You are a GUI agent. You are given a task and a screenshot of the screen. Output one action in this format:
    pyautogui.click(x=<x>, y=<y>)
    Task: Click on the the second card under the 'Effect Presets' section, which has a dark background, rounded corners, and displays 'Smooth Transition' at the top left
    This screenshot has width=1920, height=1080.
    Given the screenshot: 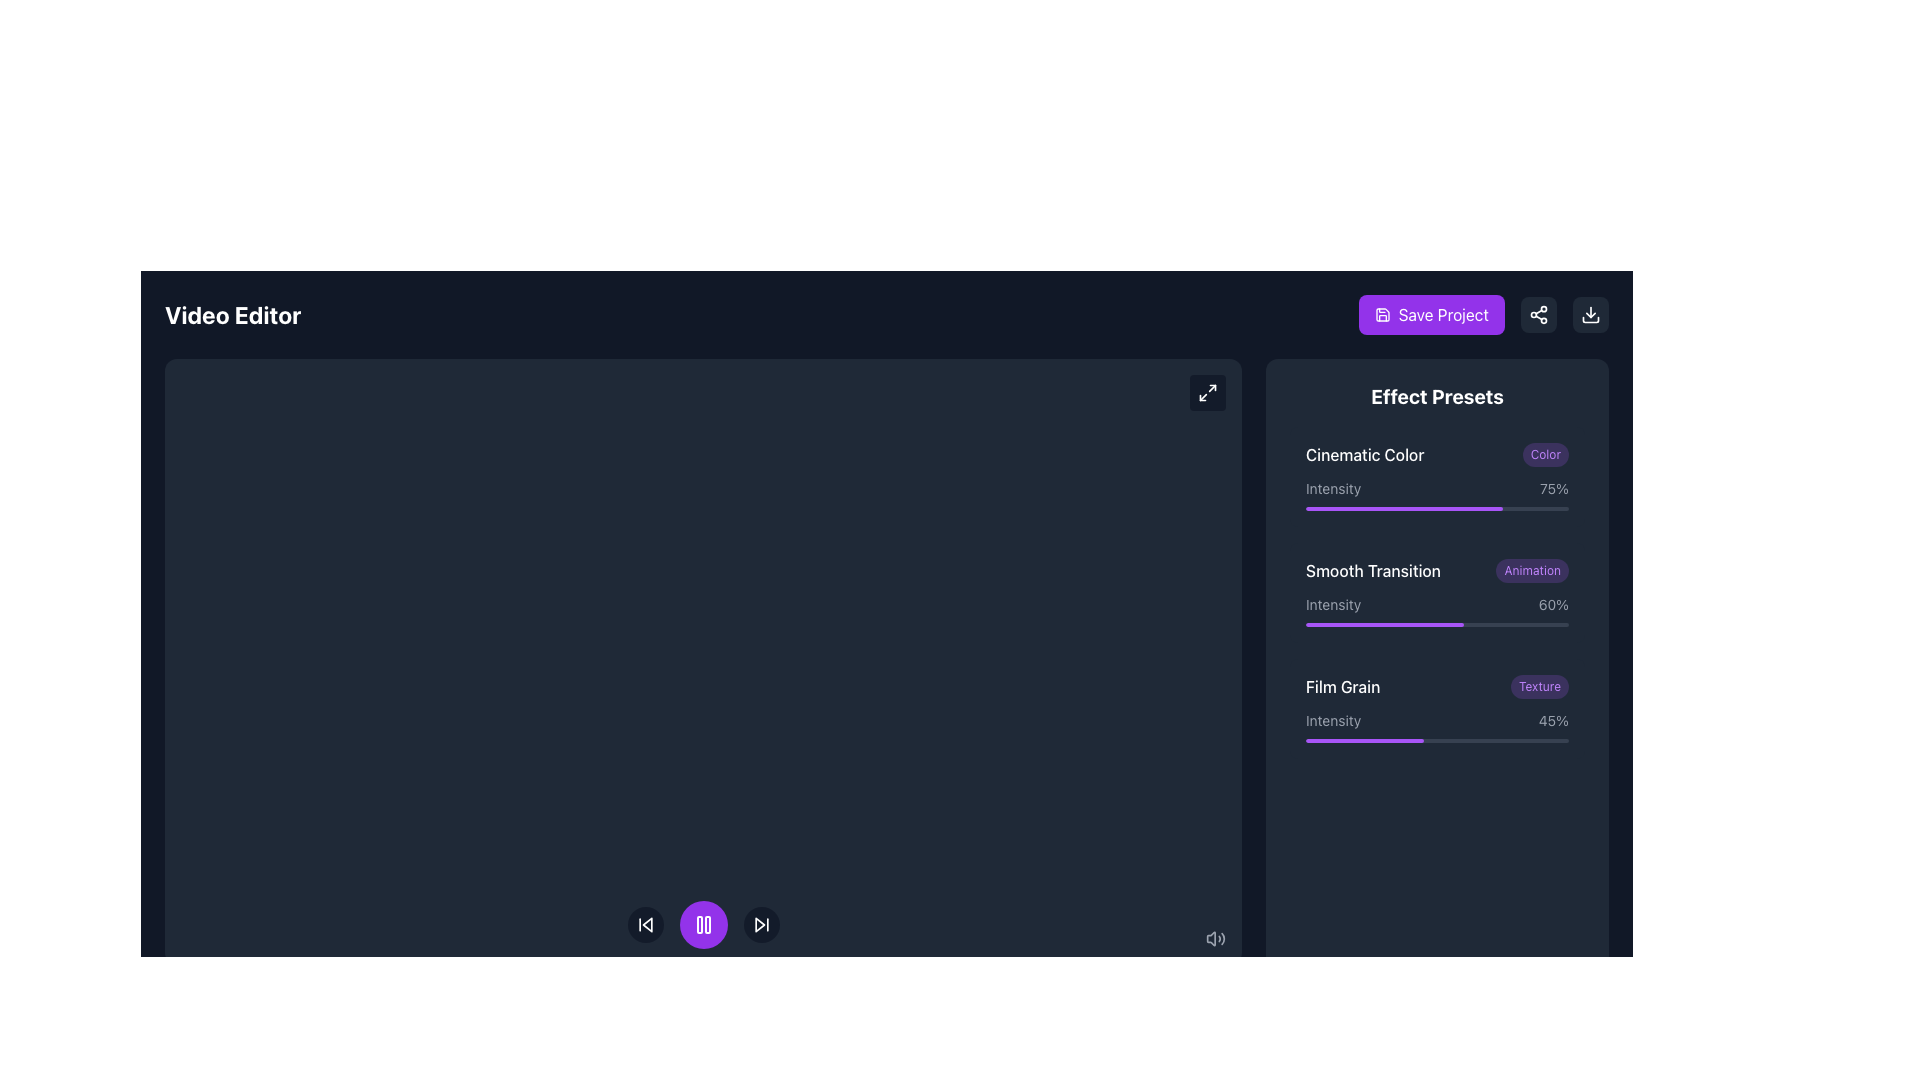 What is the action you would take?
    pyautogui.click(x=1436, y=592)
    